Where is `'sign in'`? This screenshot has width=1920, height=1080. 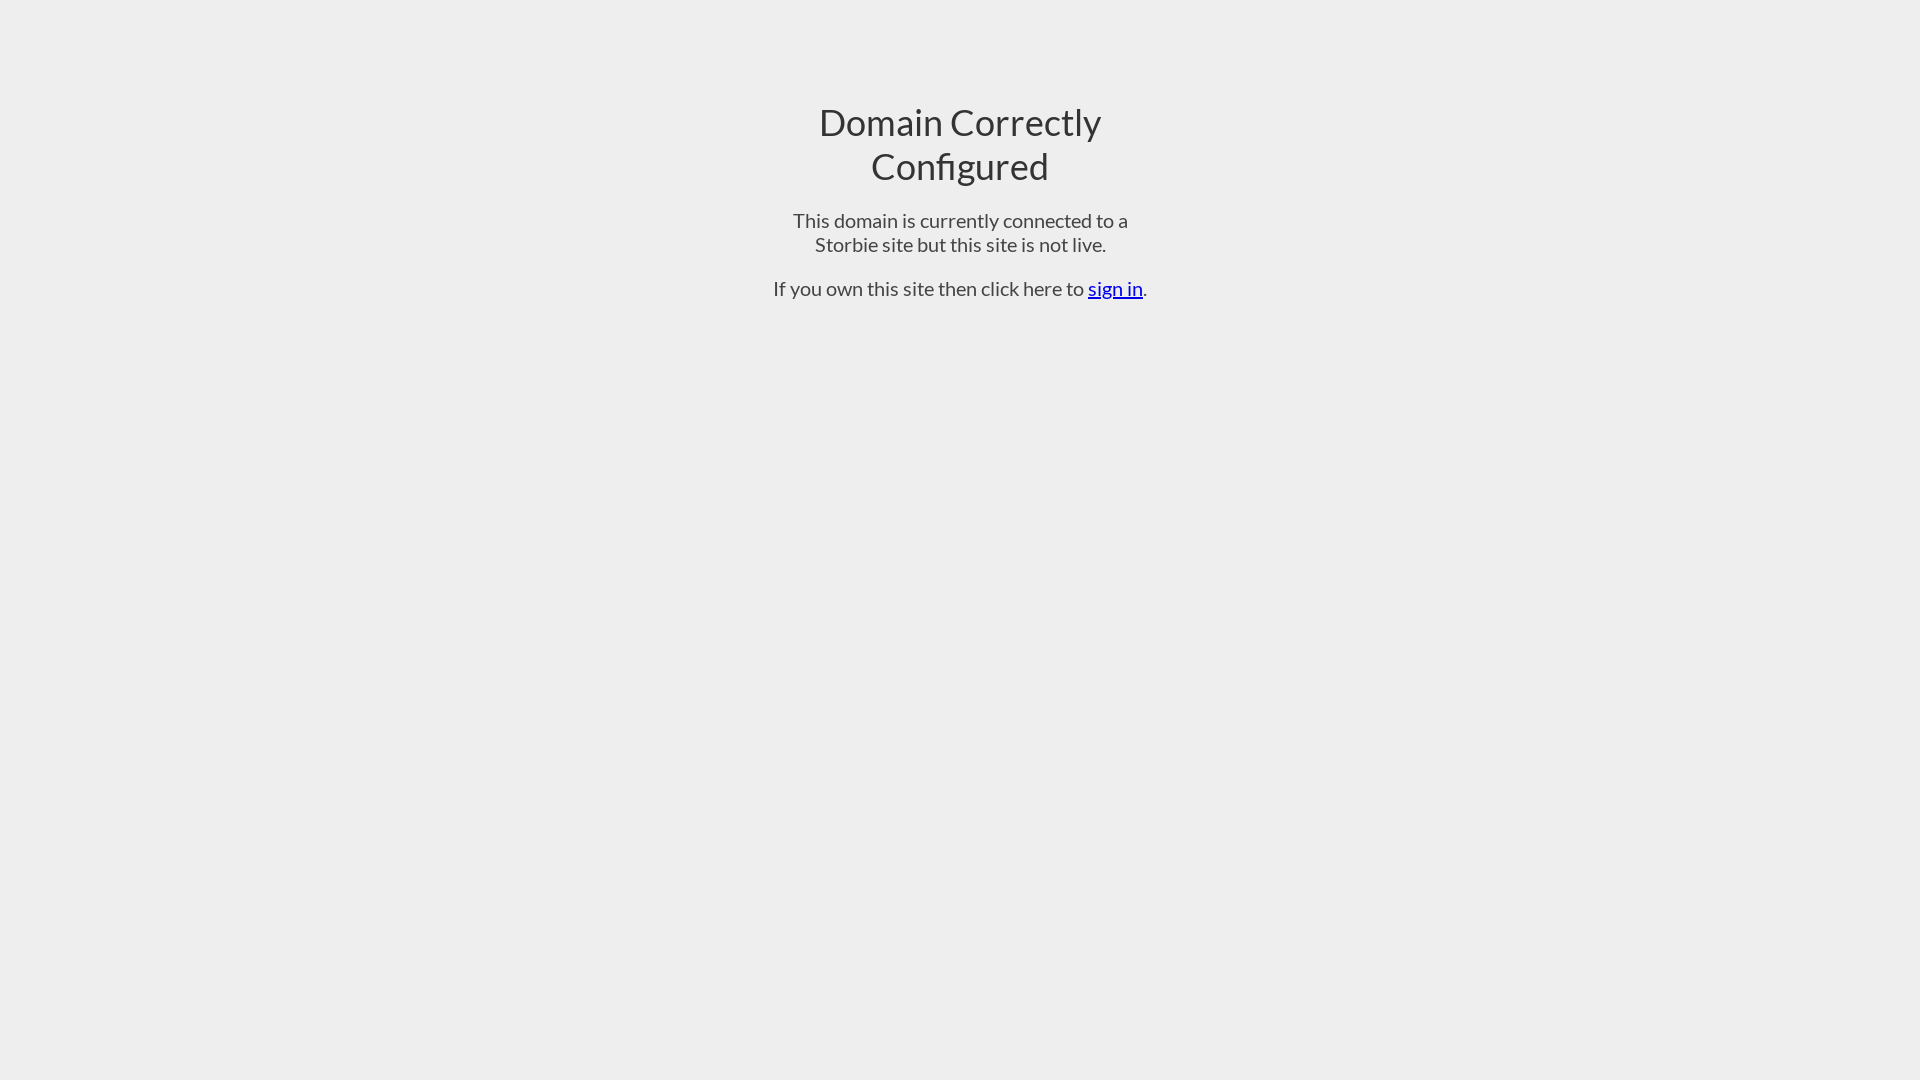
'sign in' is located at coordinates (1114, 288).